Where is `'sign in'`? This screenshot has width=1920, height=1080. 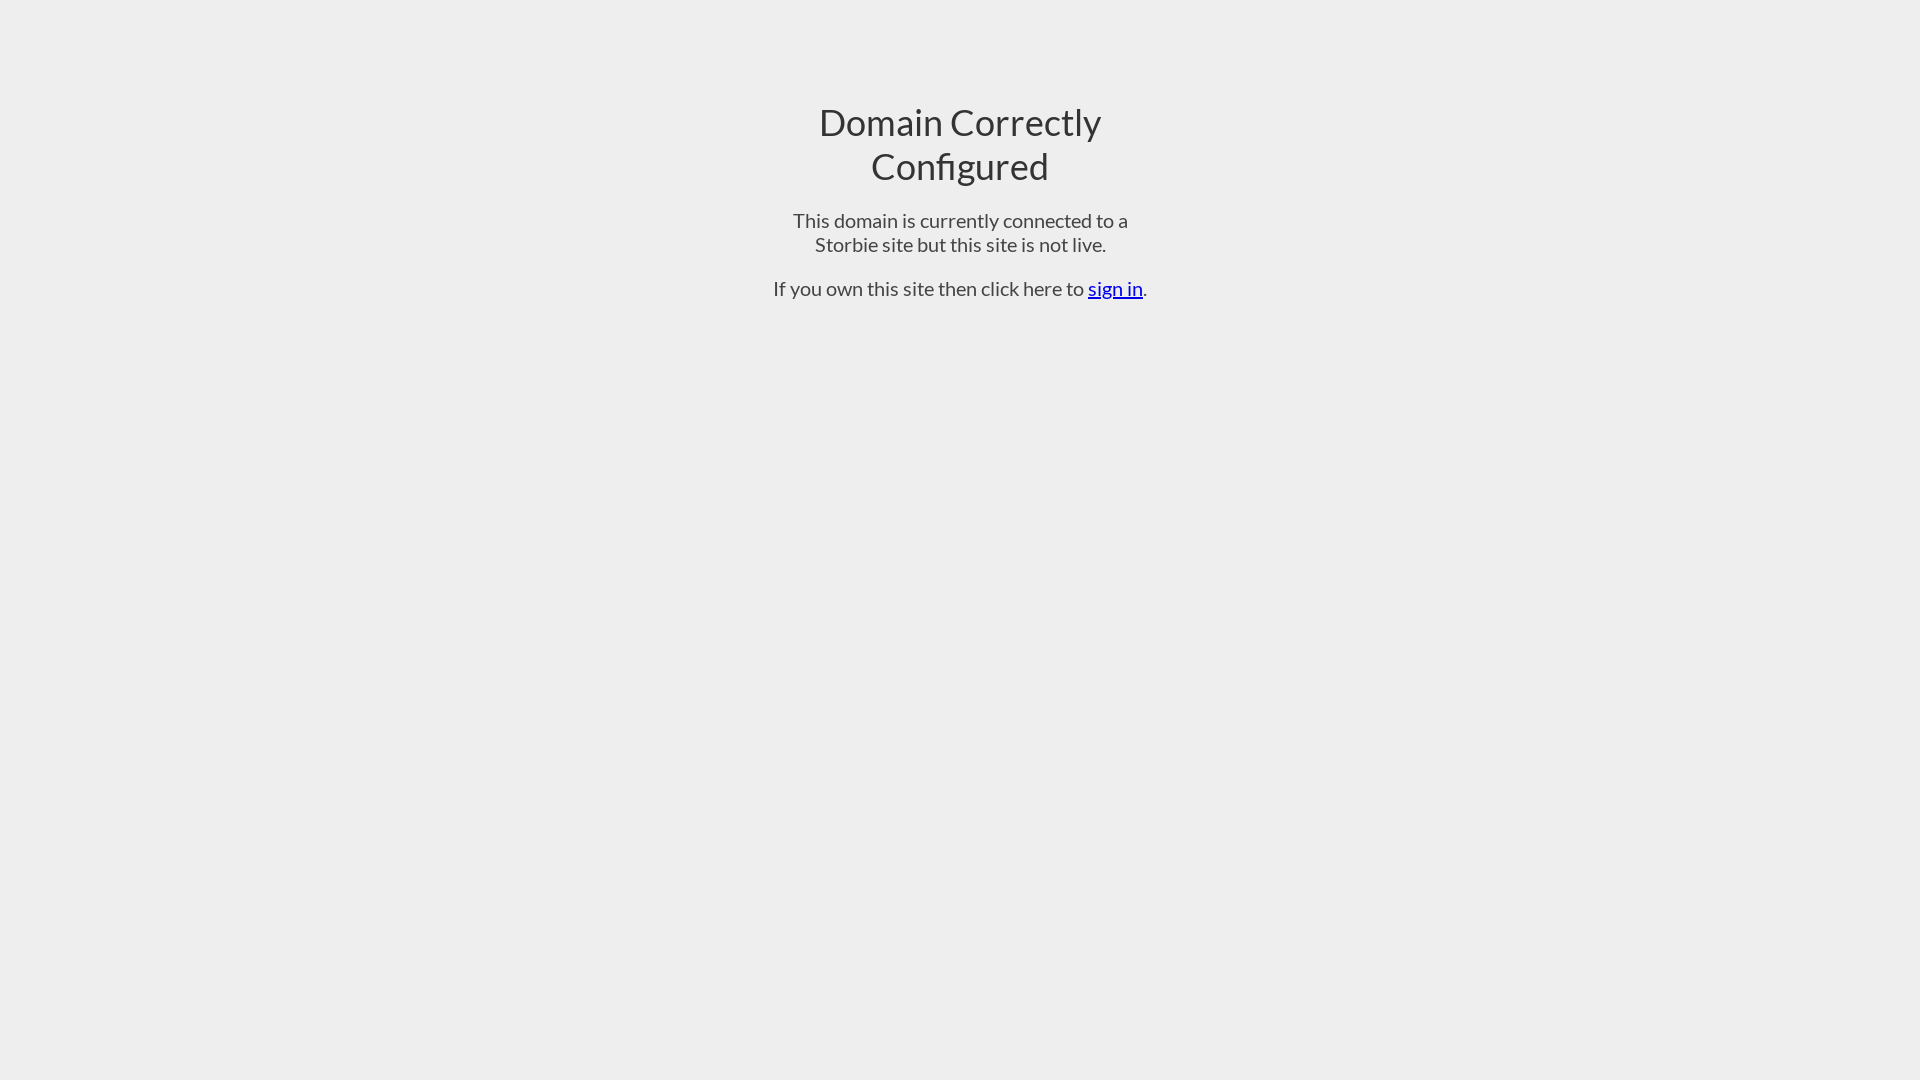
'sign in' is located at coordinates (1114, 288).